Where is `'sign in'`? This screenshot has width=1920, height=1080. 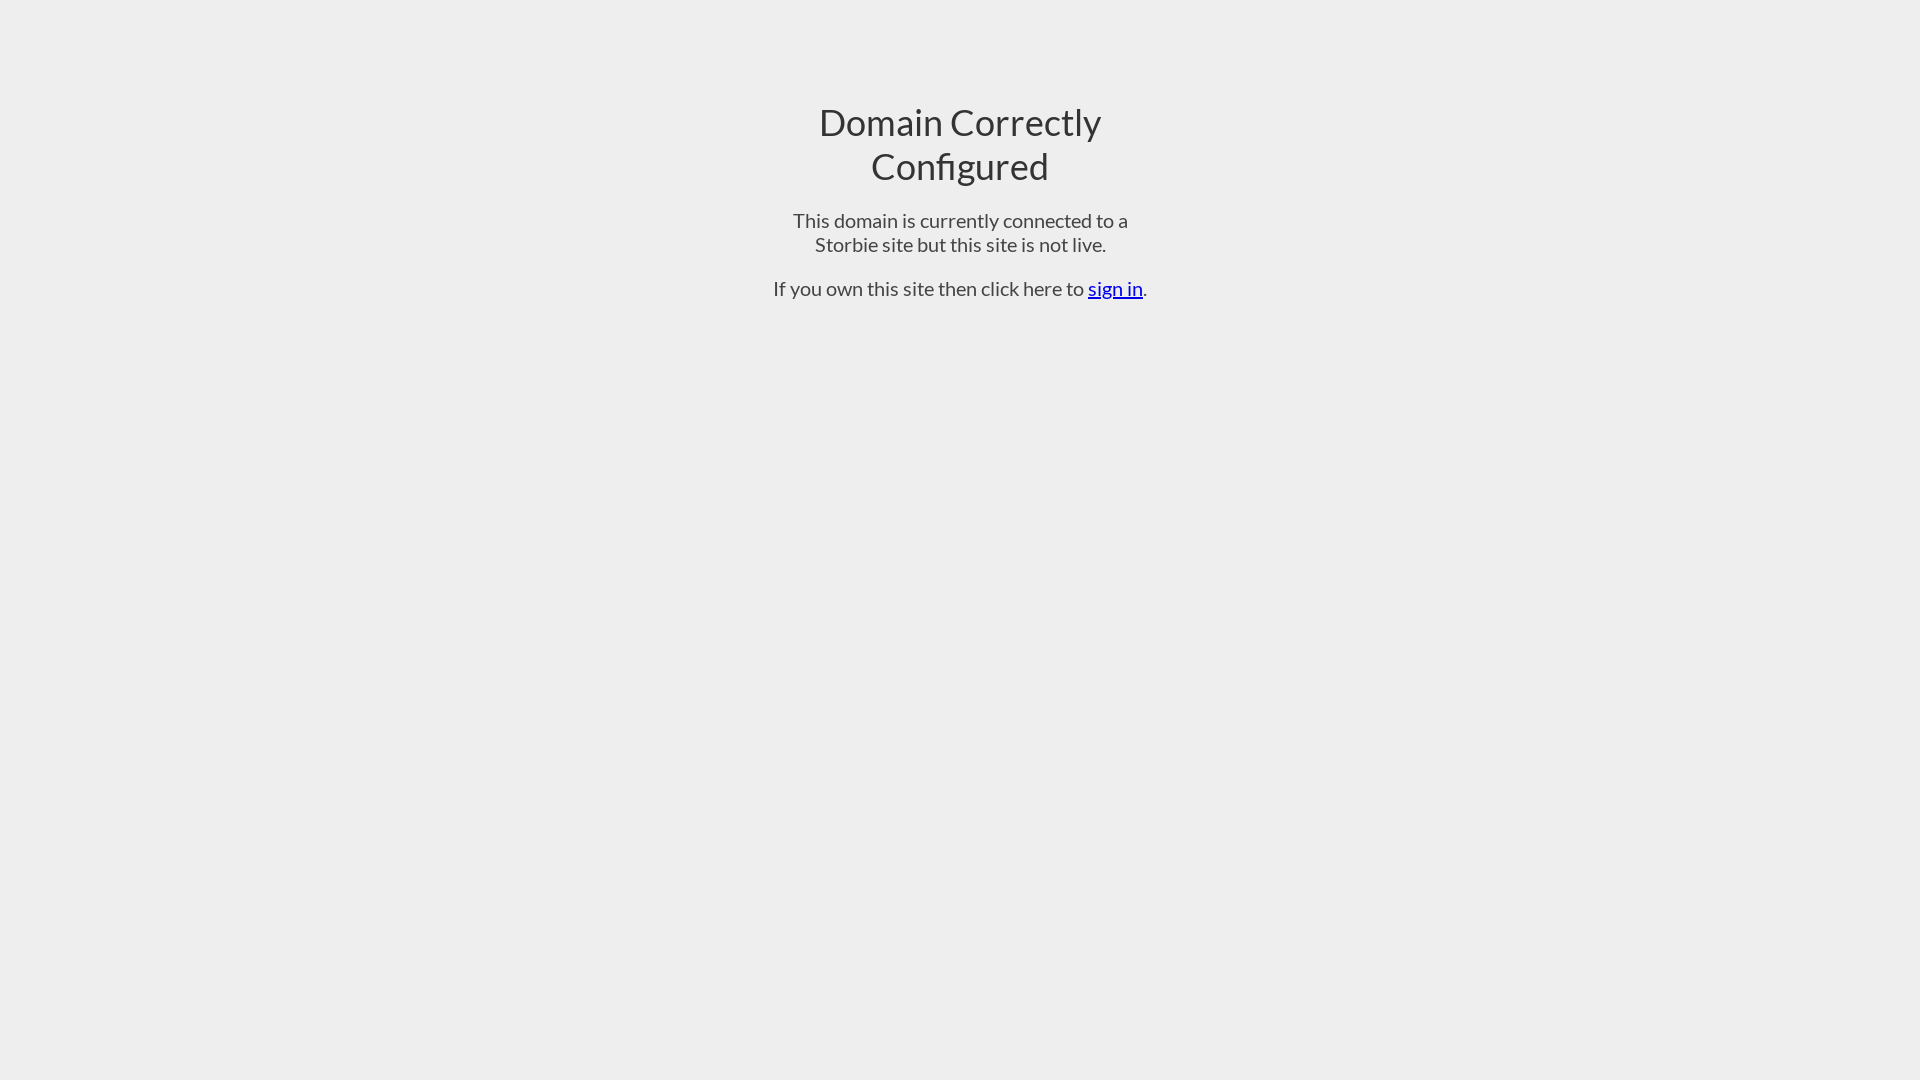
'sign in' is located at coordinates (1114, 288).